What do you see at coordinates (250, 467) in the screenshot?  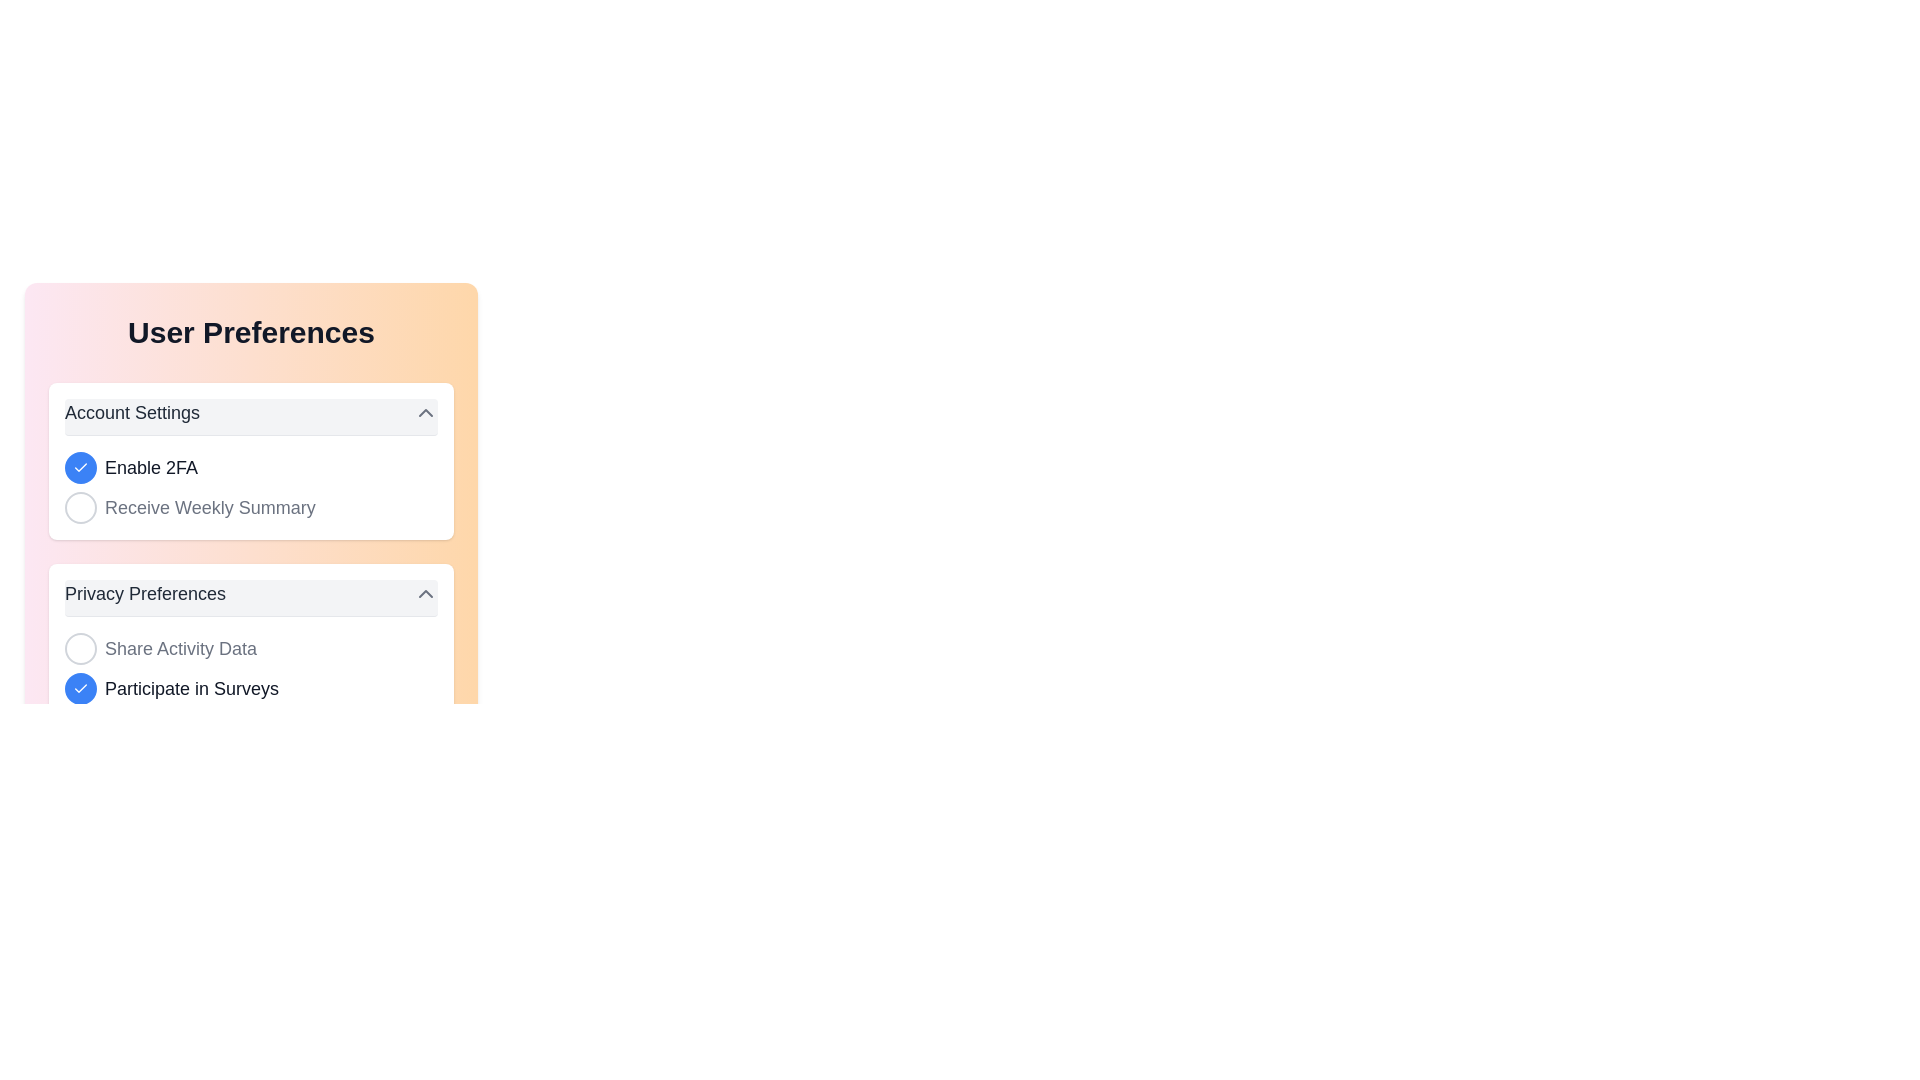 I see `the blue circular checkbox for the 'Enable 2FA' option in the user preferences menu` at bounding box center [250, 467].